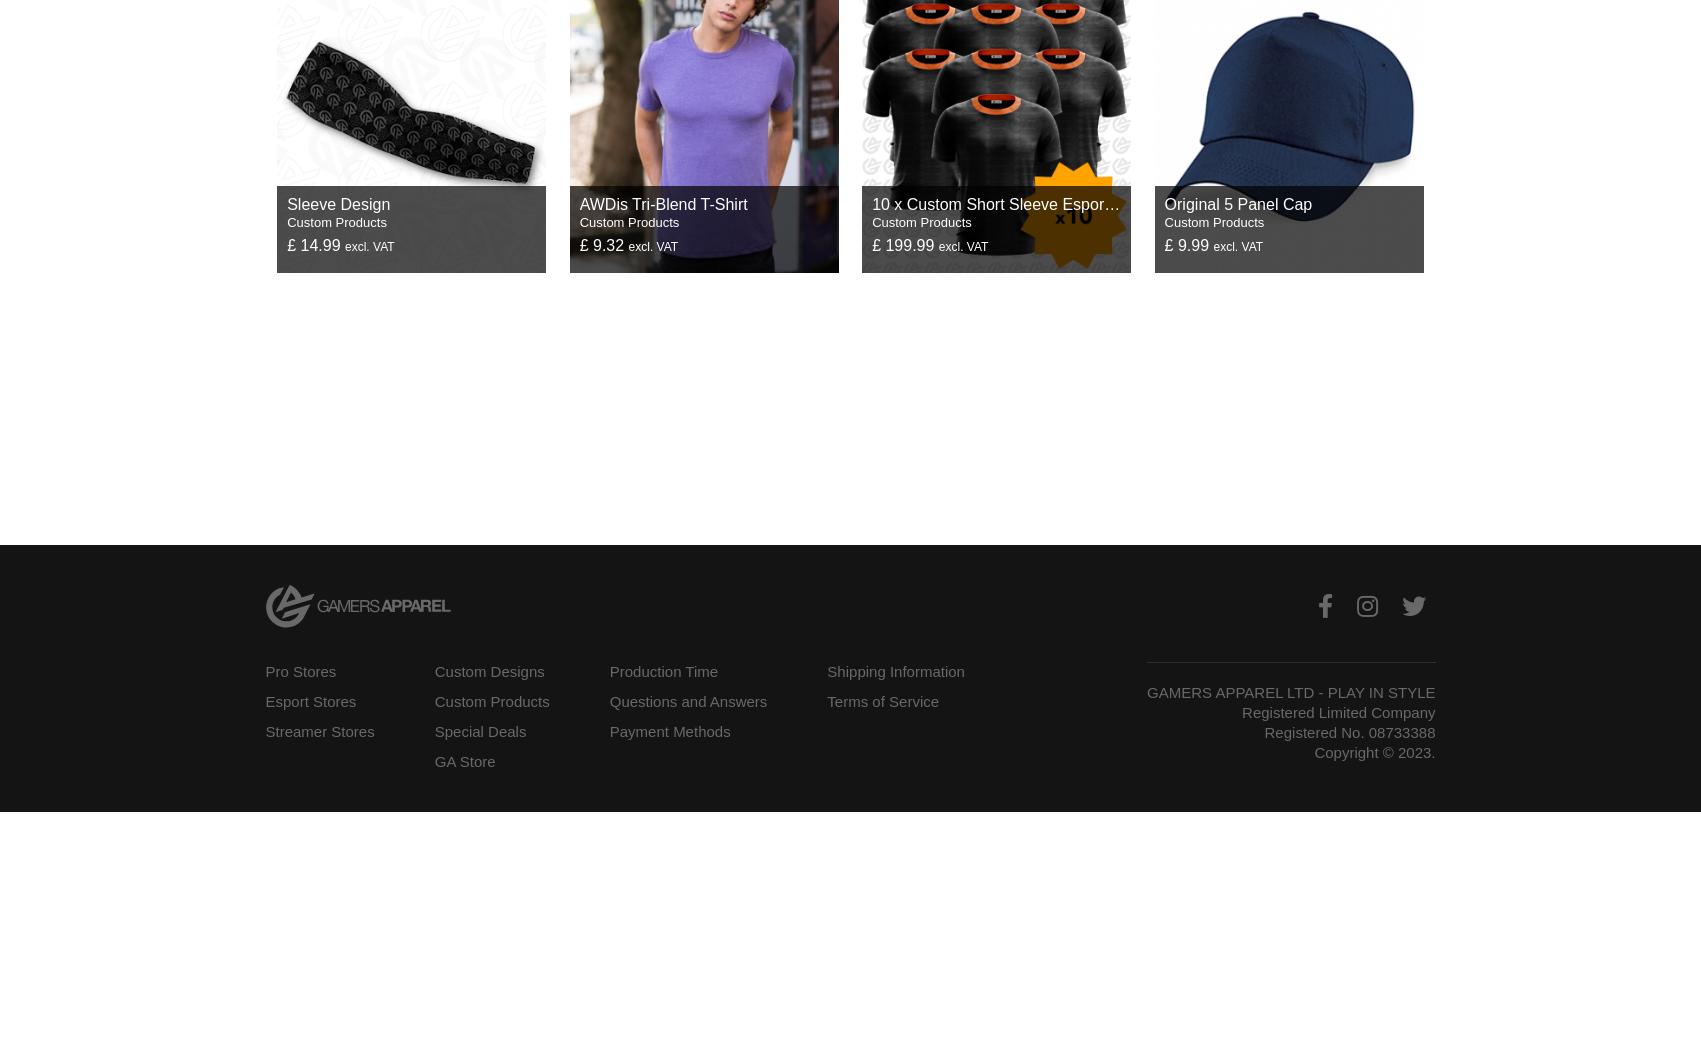 The image size is (1701, 1055). What do you see at coordinates (579, 202) in the screenshot?
I see `'AWDis Tri-Blend T-Shirt'` at bounding box center [579, 202].